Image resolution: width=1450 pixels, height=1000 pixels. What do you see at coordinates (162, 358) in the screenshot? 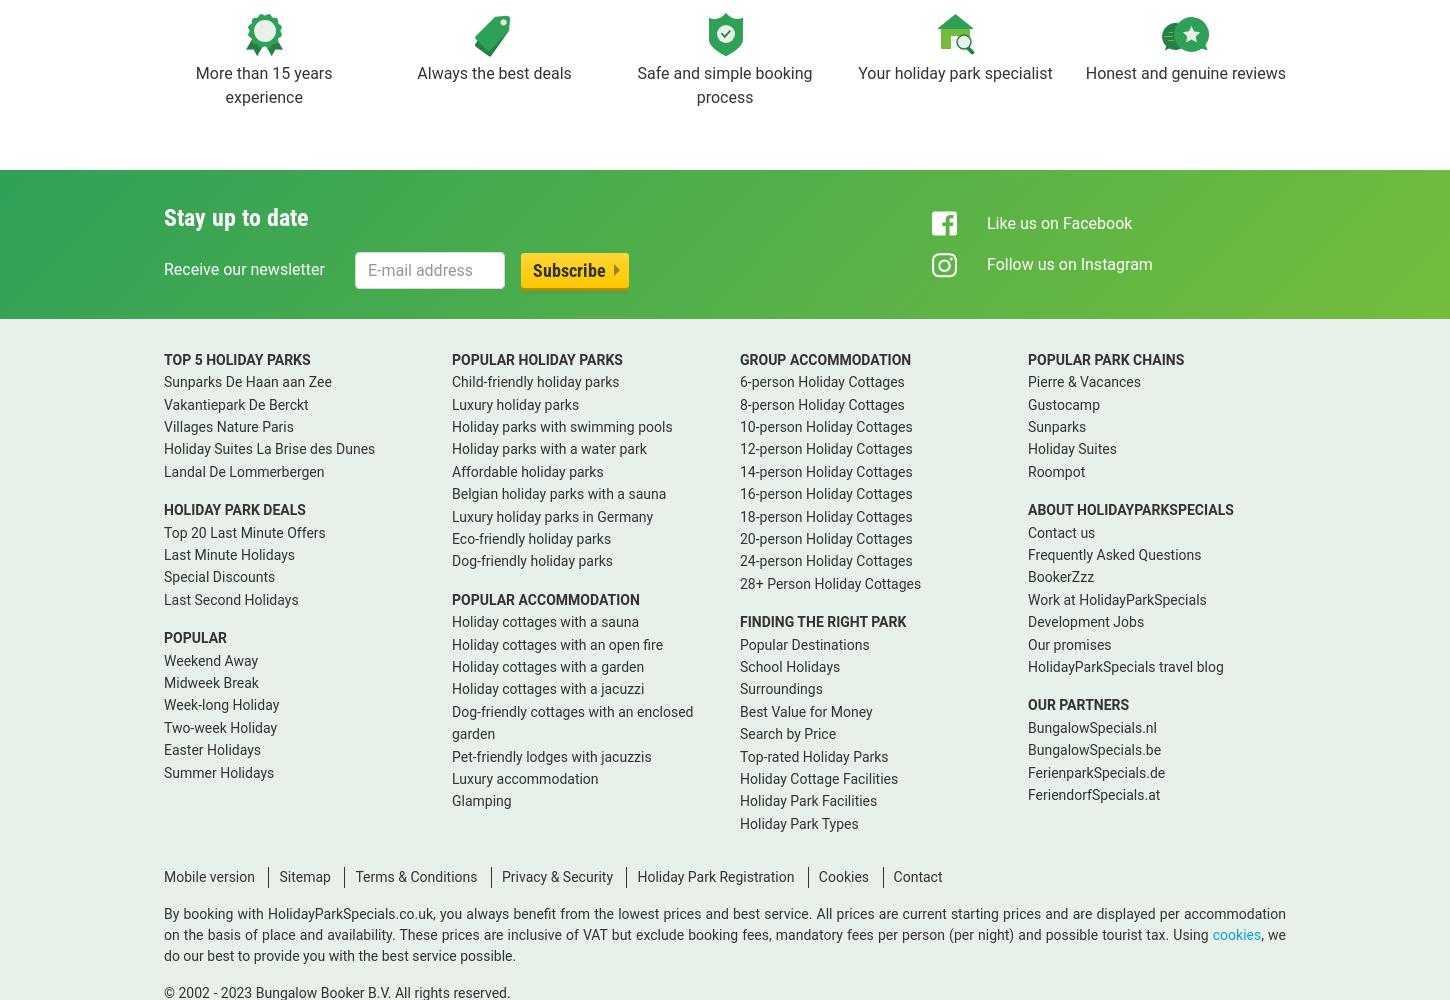
I see `'TOP 5 HOLIDAY PARKS'` at bounding box center [162, 358].